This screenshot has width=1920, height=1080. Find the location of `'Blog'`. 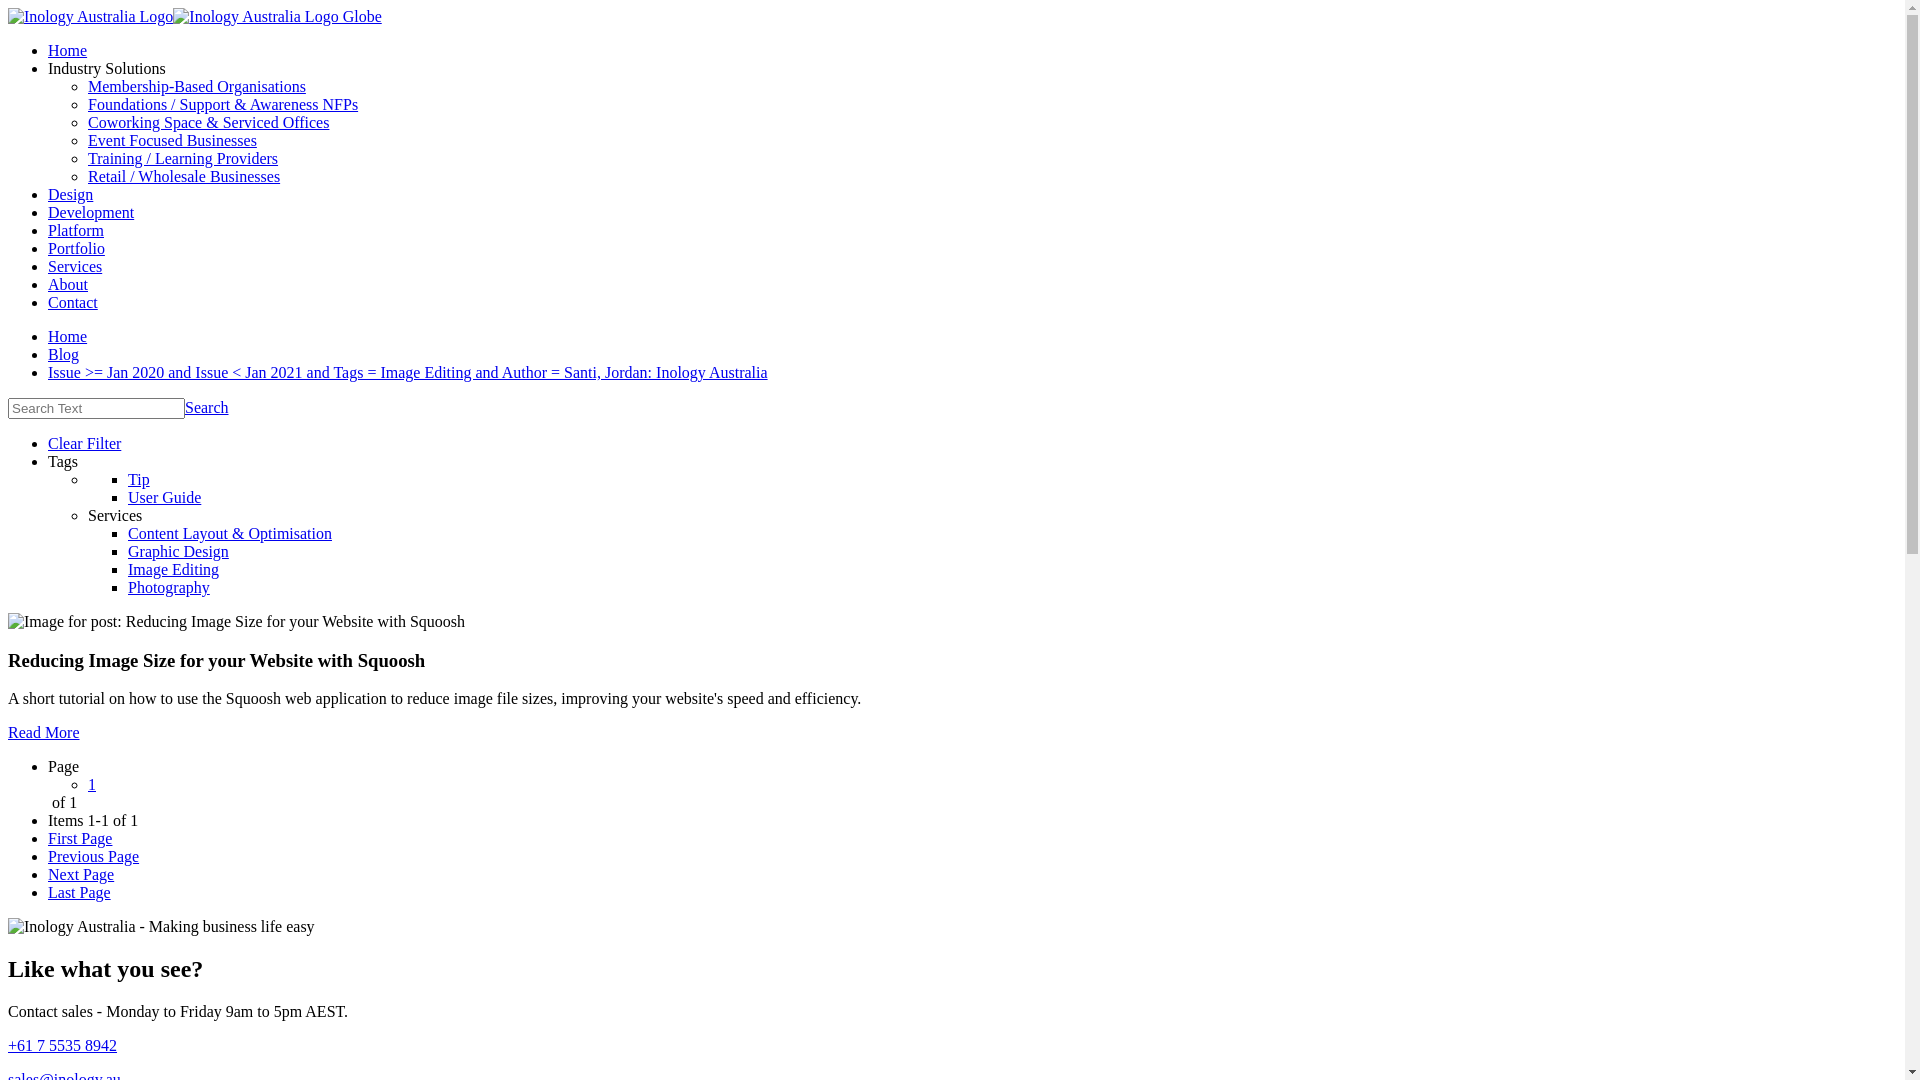

'Blog' is located at coordinates (63, 353).